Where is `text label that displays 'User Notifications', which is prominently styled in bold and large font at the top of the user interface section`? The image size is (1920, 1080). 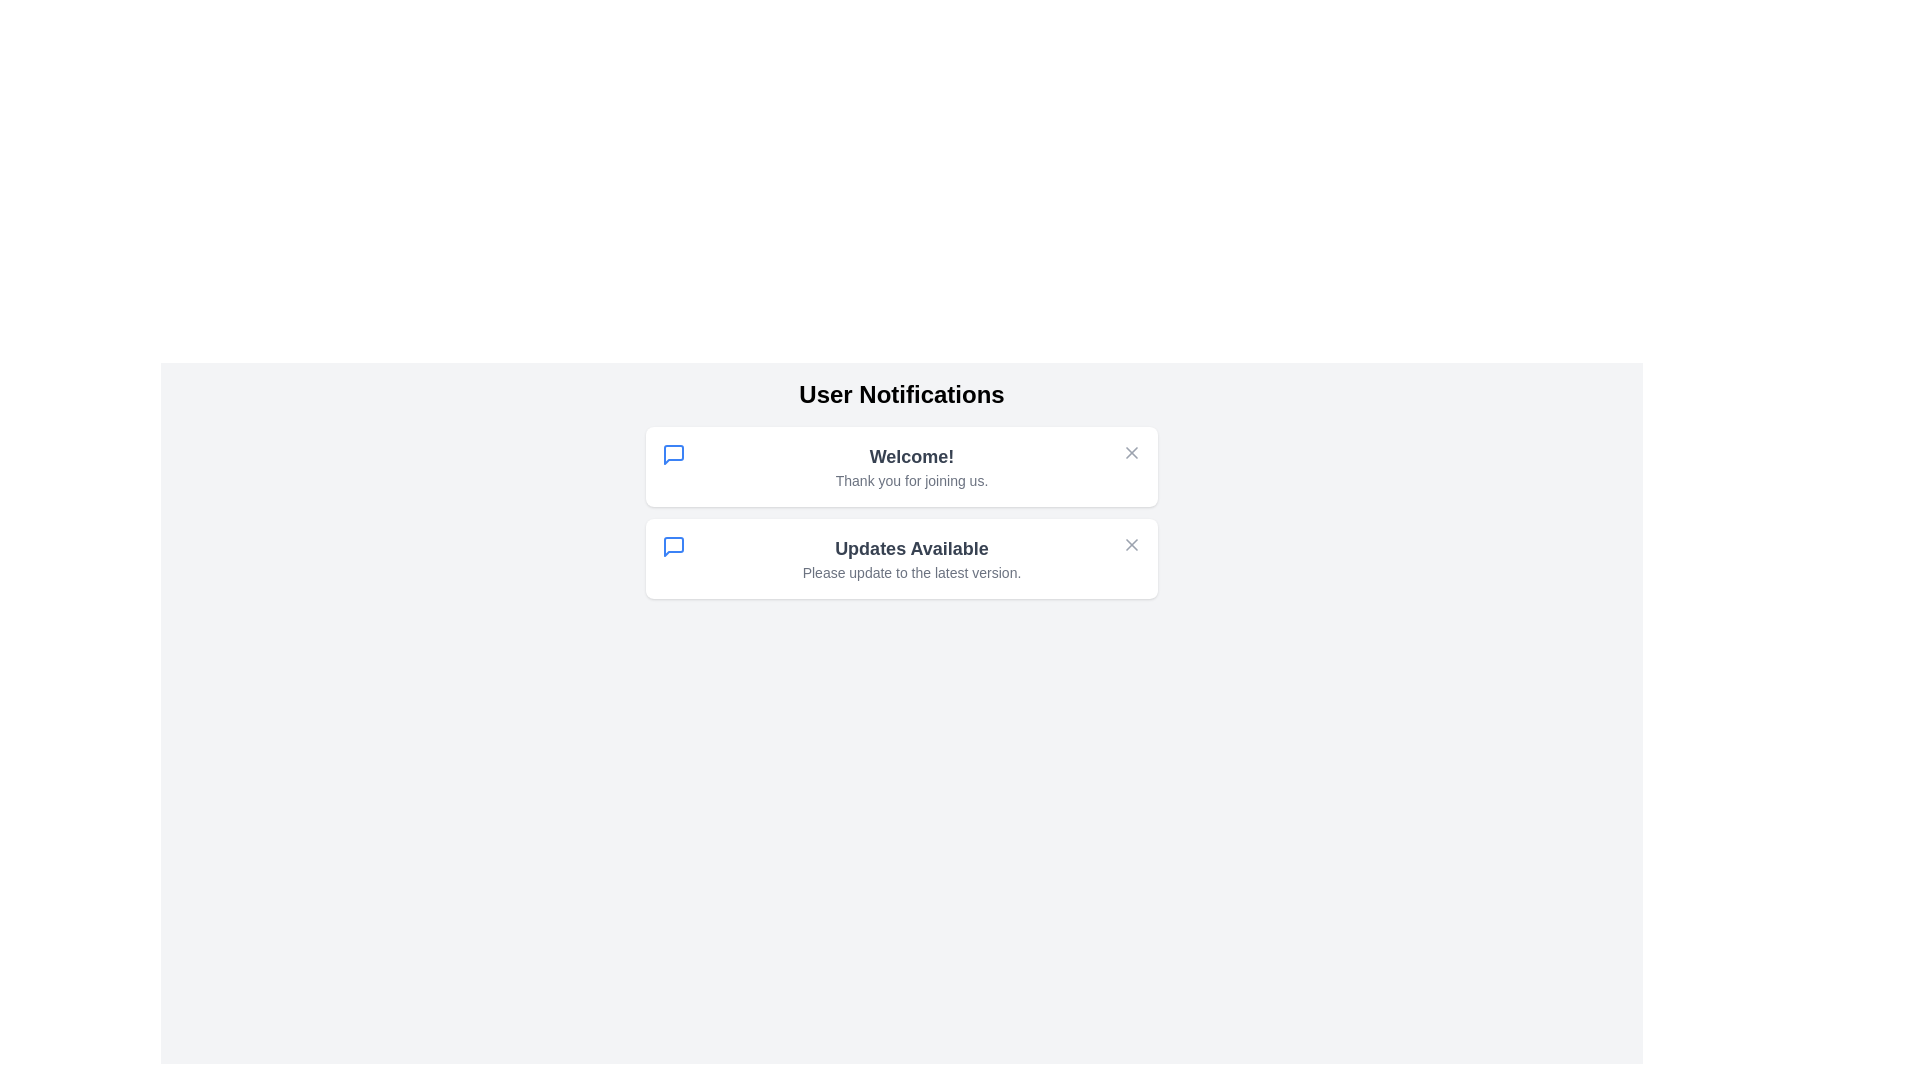 text label that displays 'User Notifications', which is prominently styled in bold and large font at the top of the user interface section is located at coordinates (901, 394).